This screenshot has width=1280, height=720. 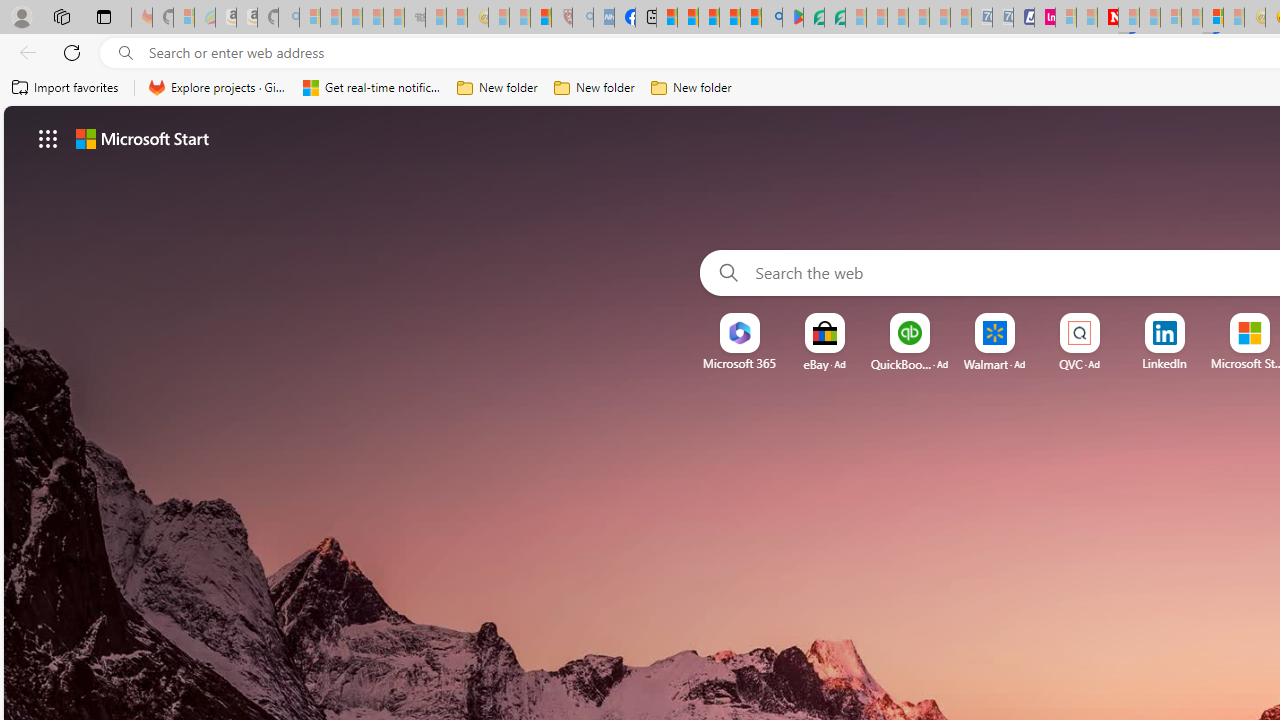 What do you see at coordinates (1044, 17) in the screenshot?
I see `'Jobs - lastminute.com Investor Portal'` at bounding box center [1044, 17].